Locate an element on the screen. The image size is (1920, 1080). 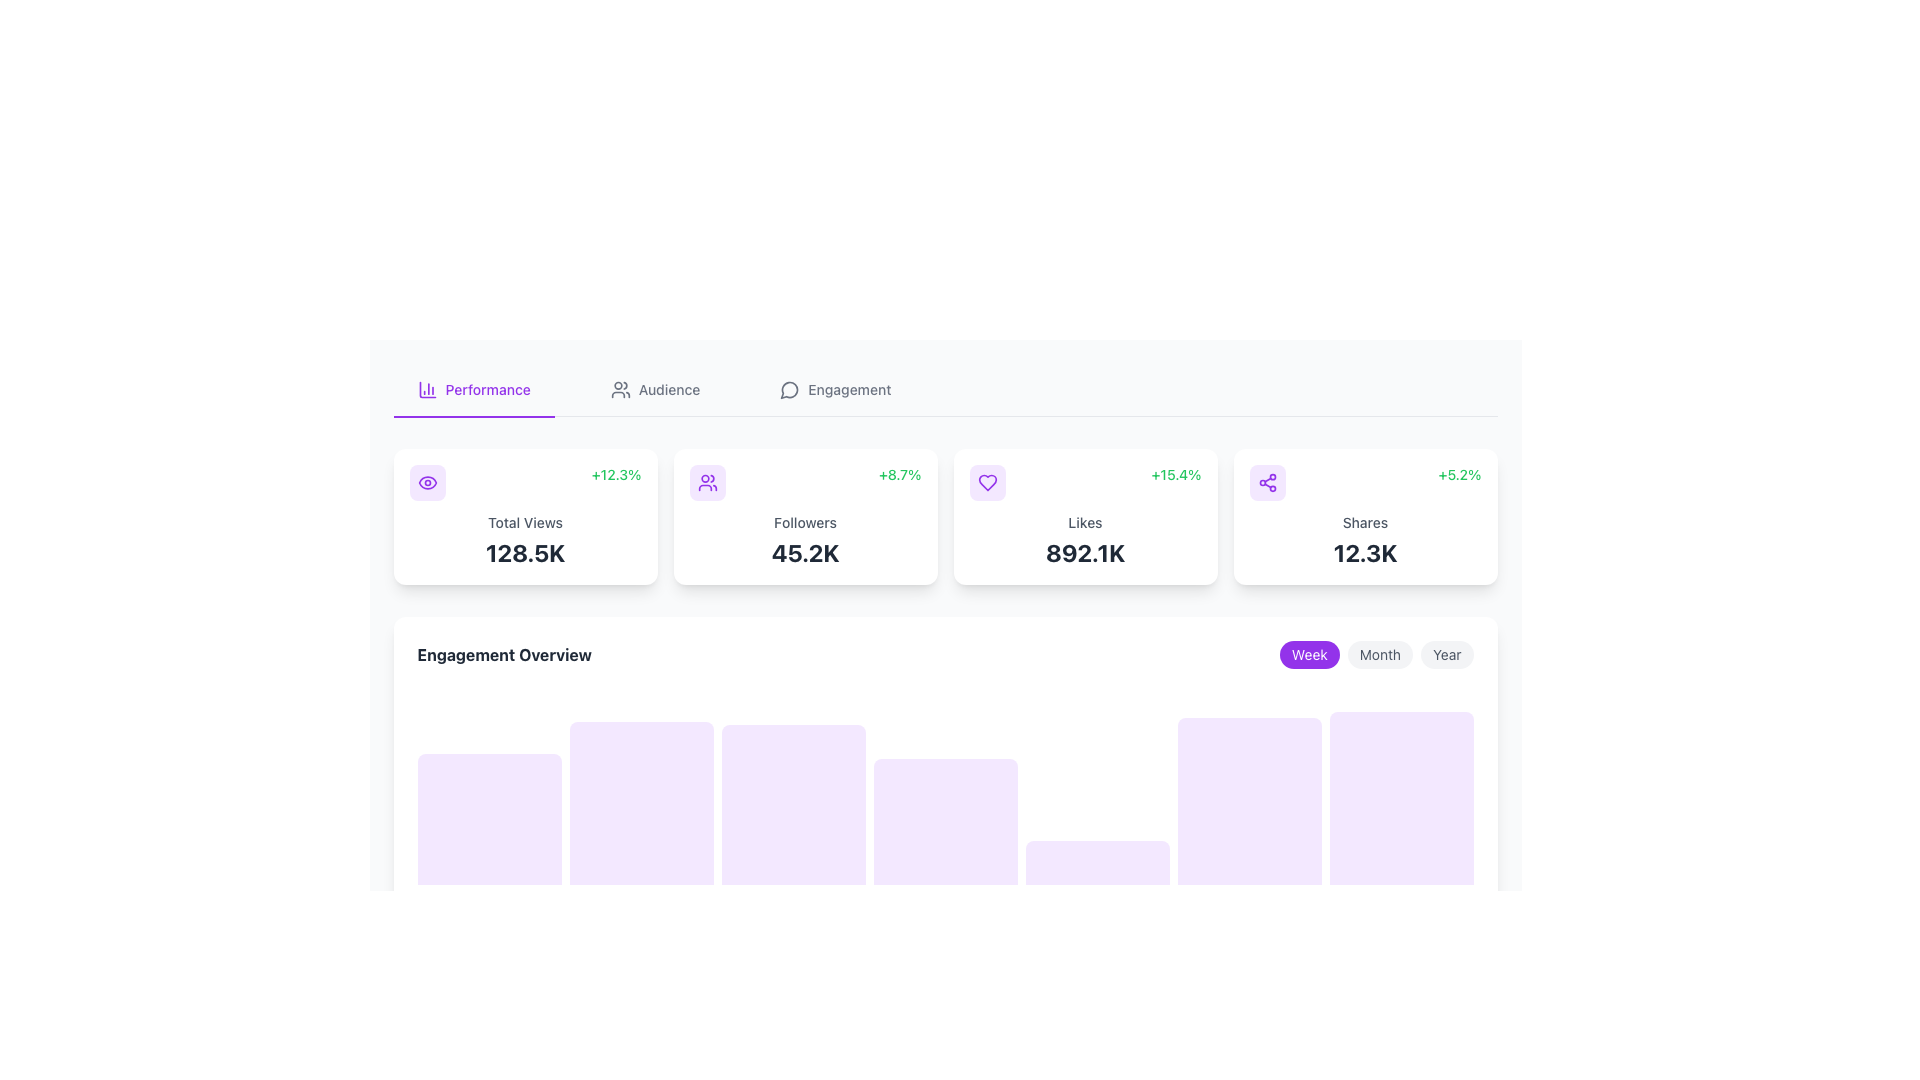
the positive growth percentage text label located in the upper-right corner of the 'Followers' card is located at coordinates (899, 474).